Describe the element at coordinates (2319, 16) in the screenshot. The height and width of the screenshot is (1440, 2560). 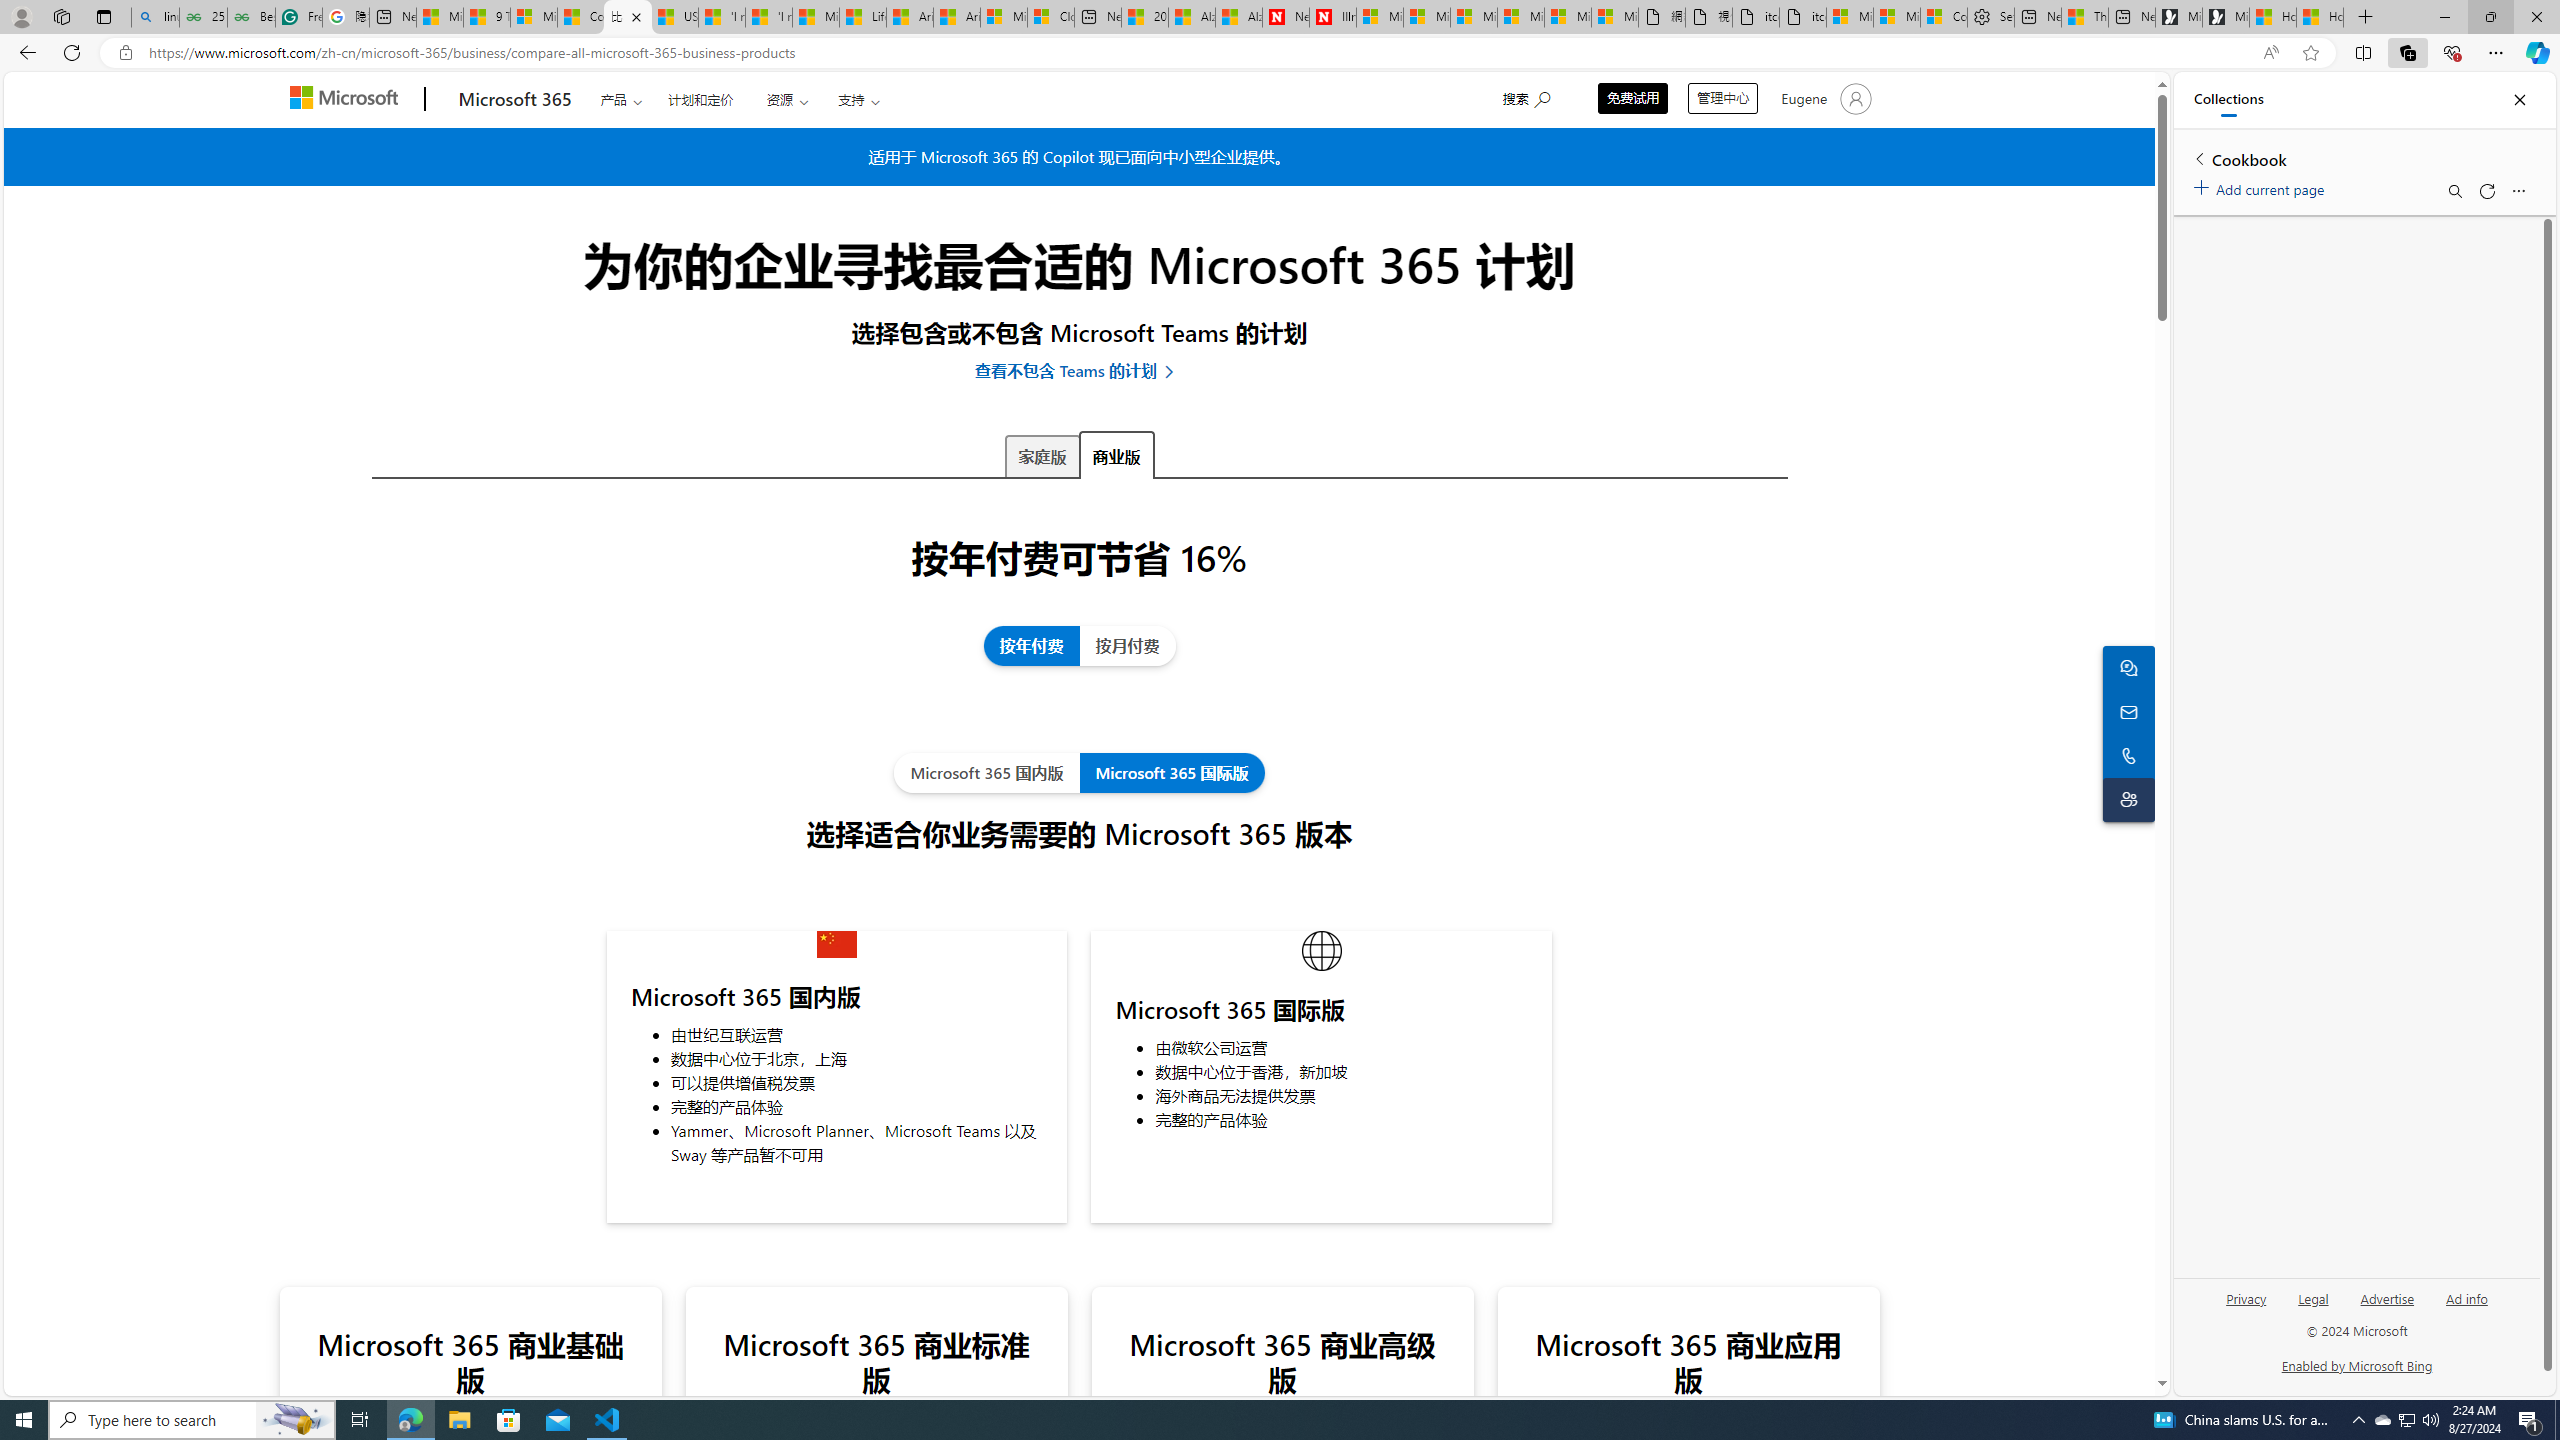
I see `'How to Use a TV as a Computer Monitor'` at that location.